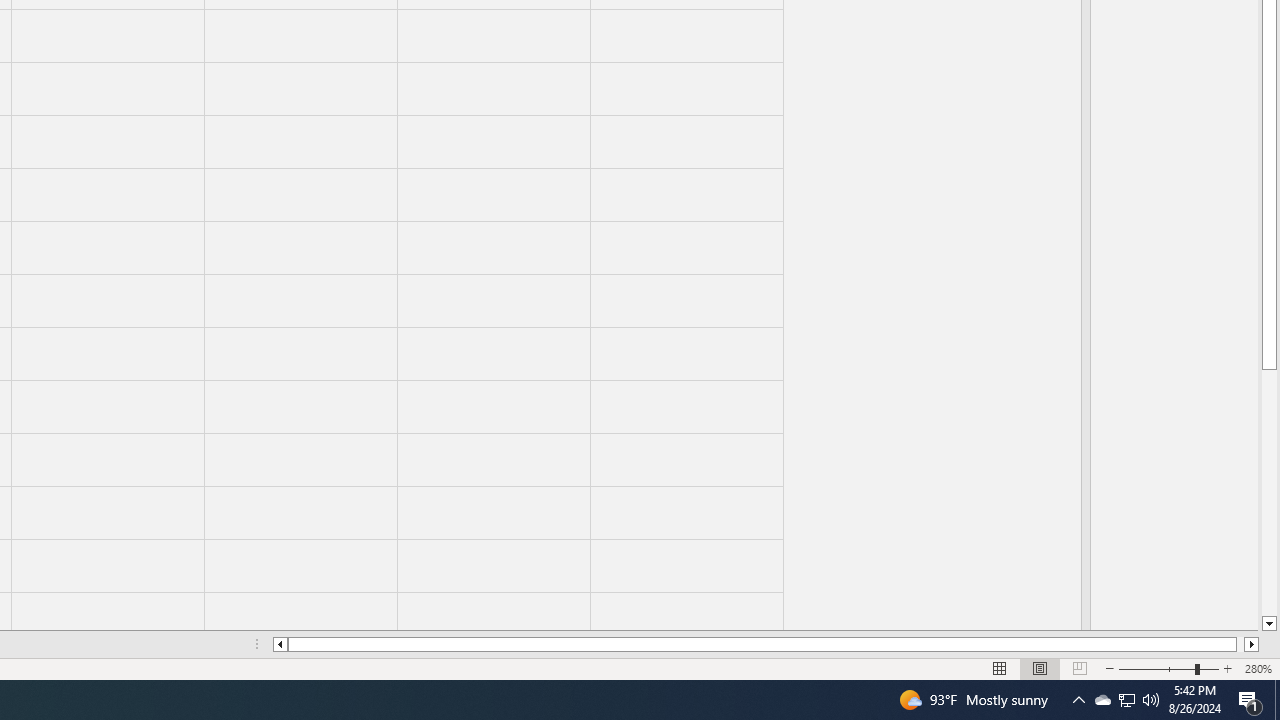  I want to click on 'Page down', so click(1268, 493).